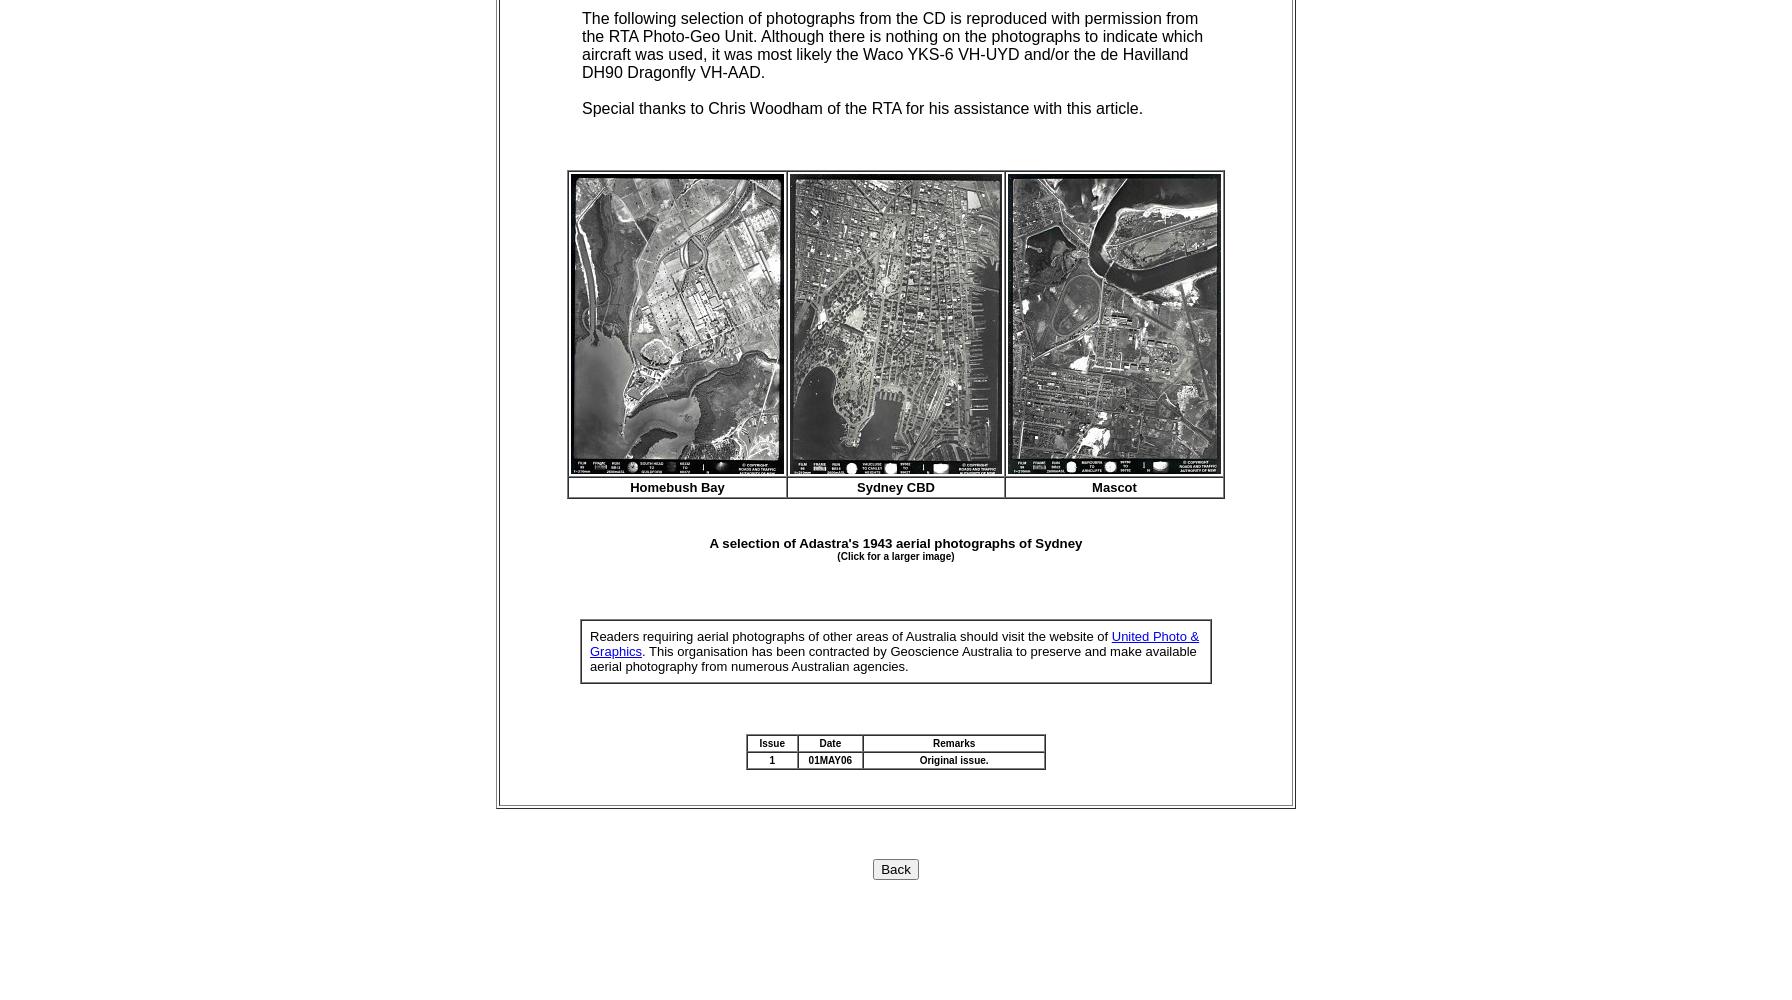  What do you see at coordinates (862, 107) in the screenshot?
I see `'Special thanks to Chris Woodham of the RTA for his assistance with 
              this article.'` at bounding box center [862, 107].